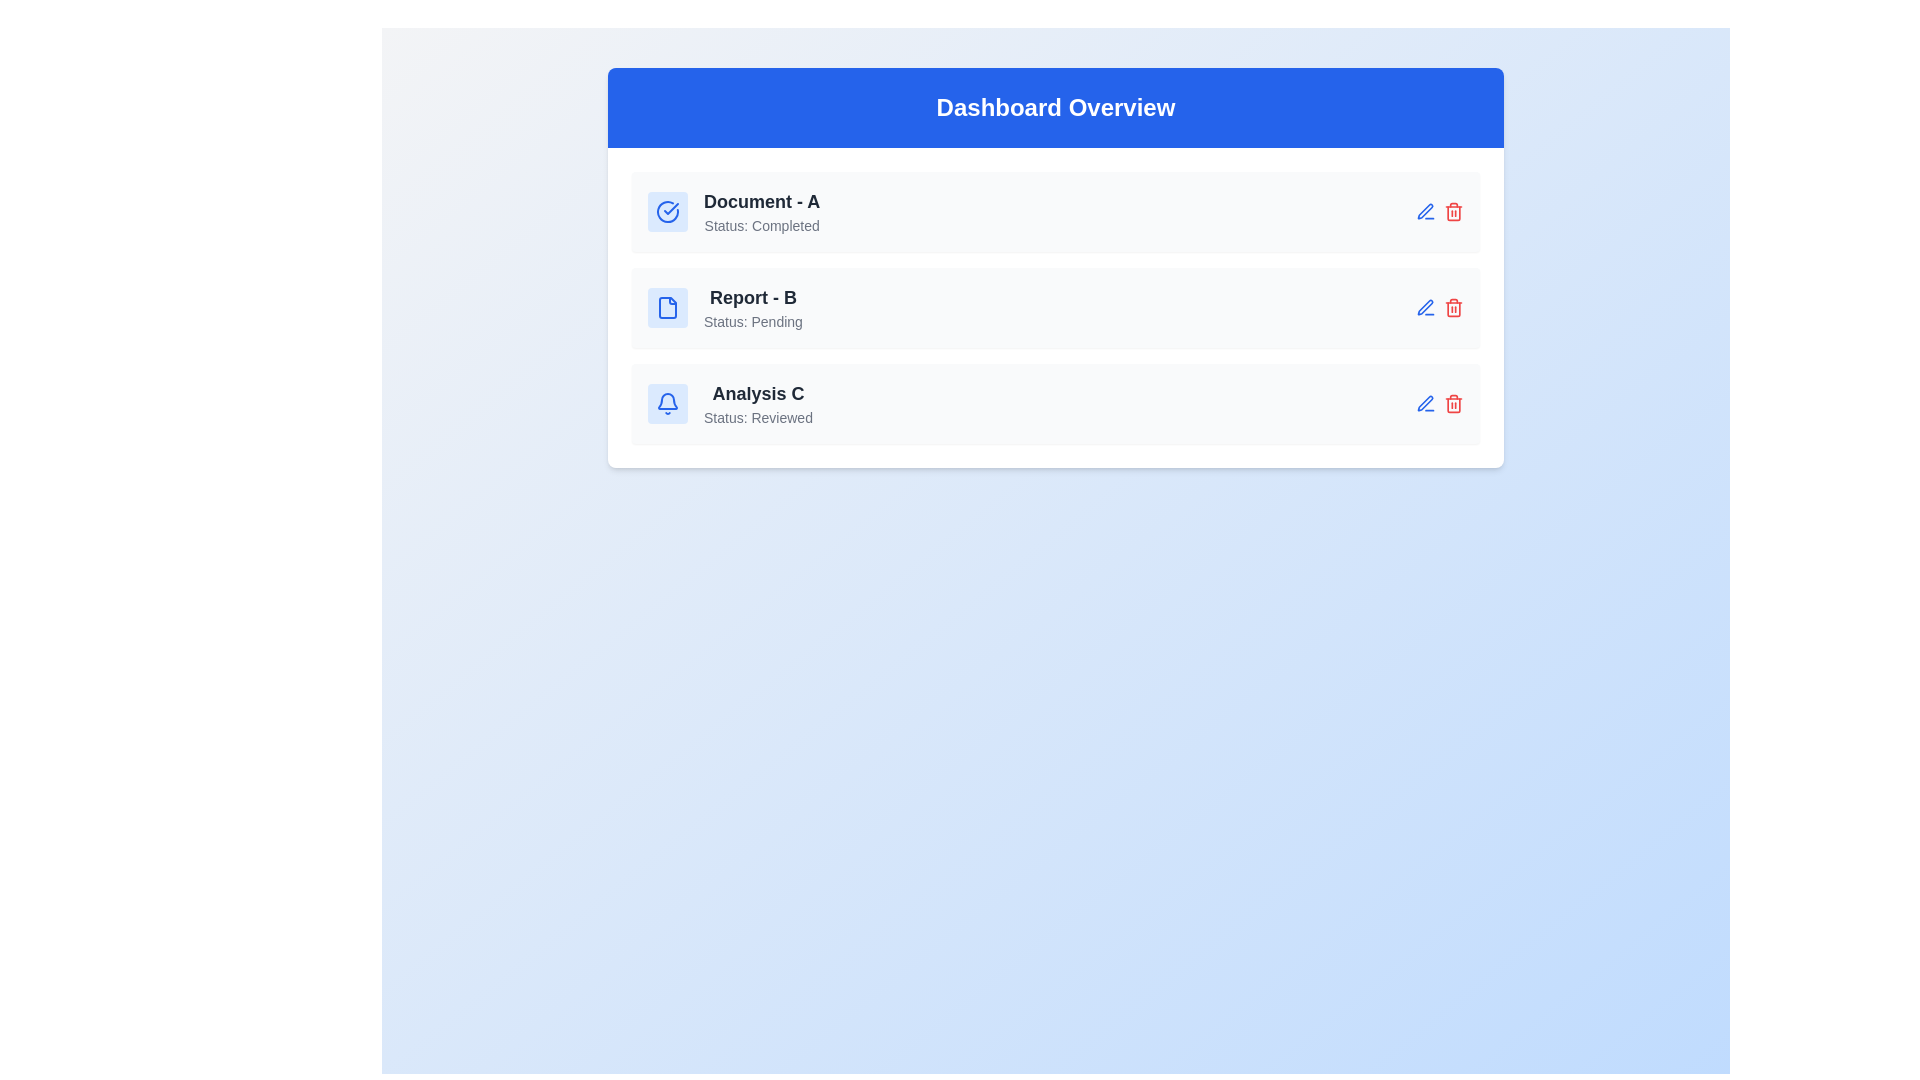 Image resolution: width=1920 pixels, height=1080 pixels. I want to click on the text label indicating the status of 'Analysis C', which currently shows 'Reviewed' and is located directly below the title 'Analysis C' in the 'Dashboard Overview' section, so click(757, 416).